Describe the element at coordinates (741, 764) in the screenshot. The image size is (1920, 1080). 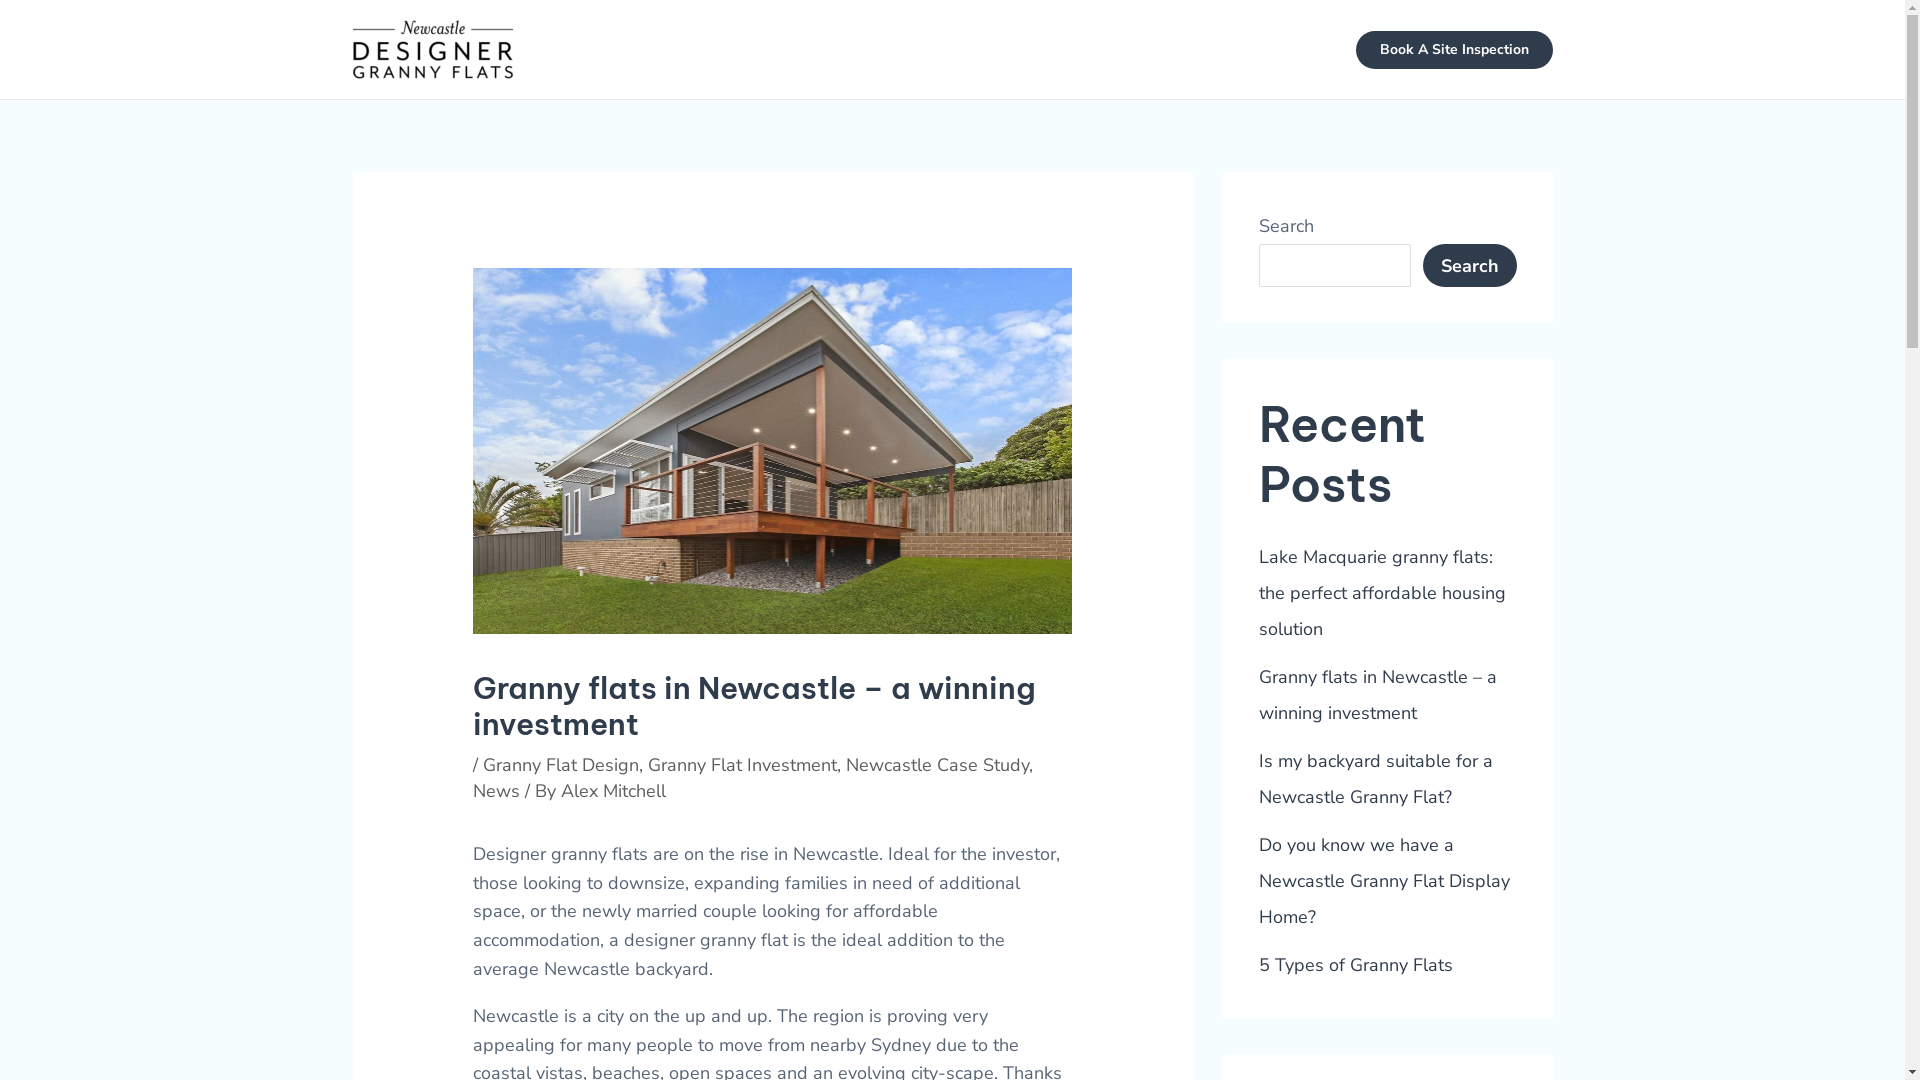
I see `'Granny Flat Investment'` at that location.